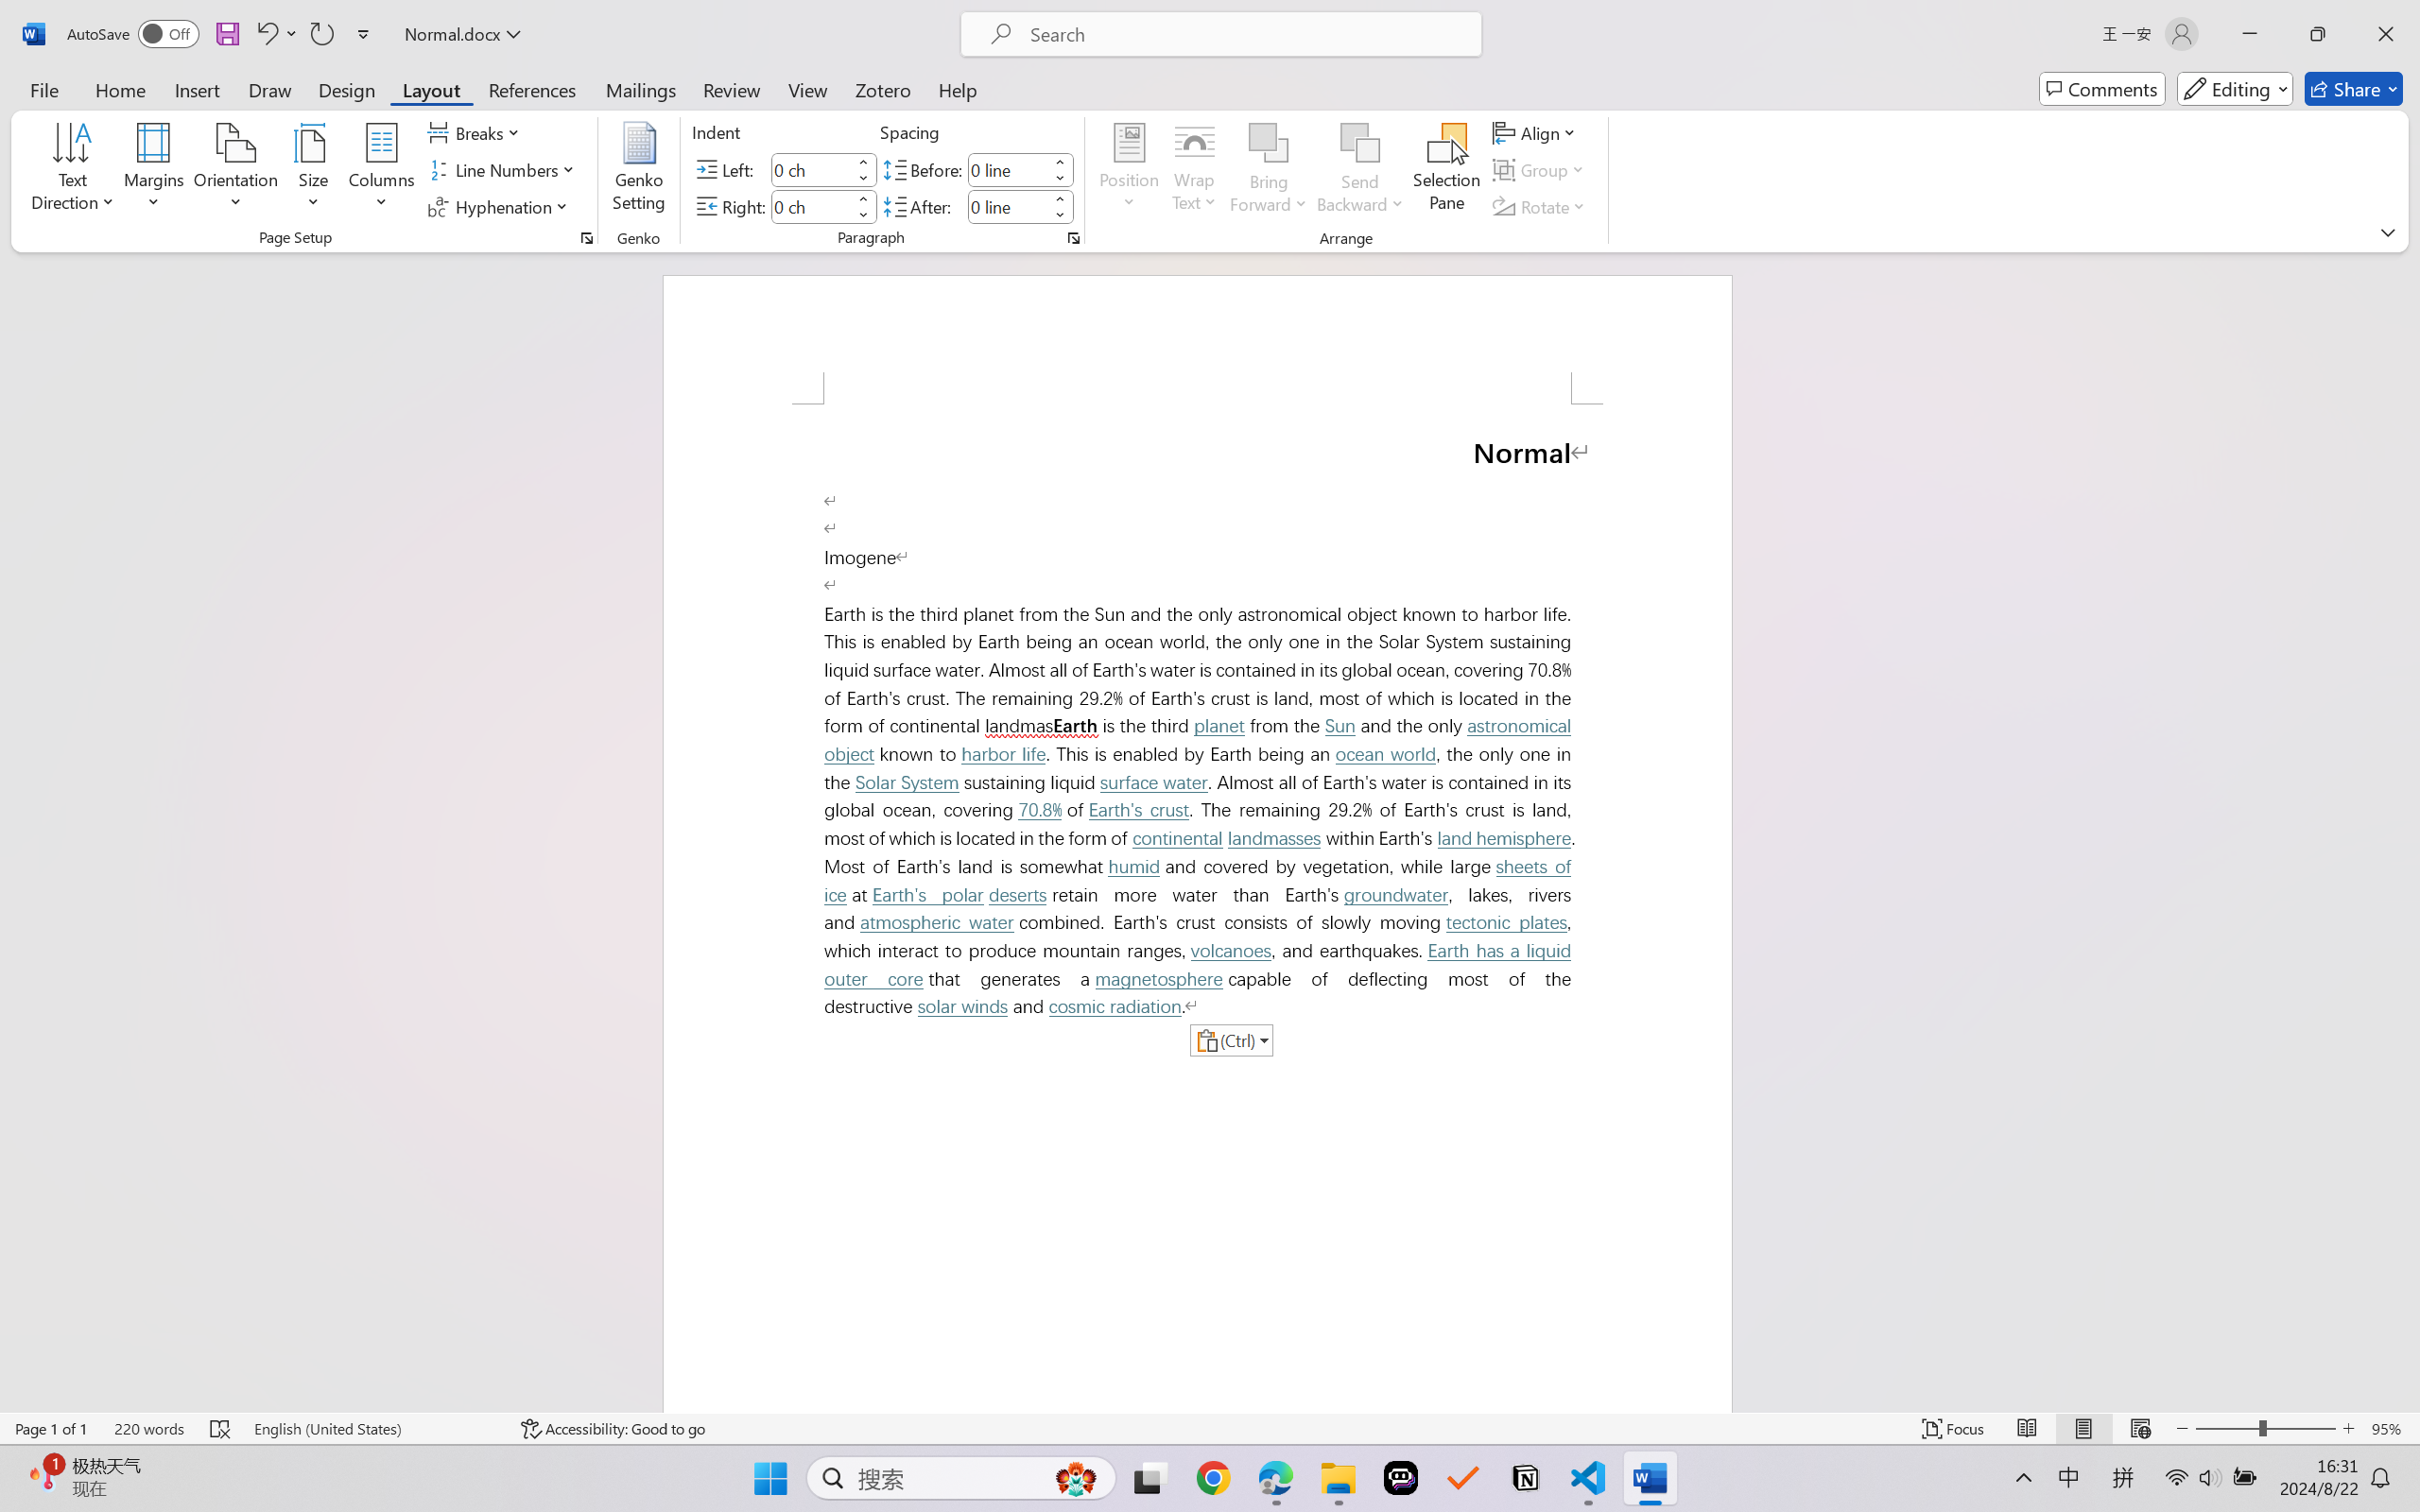  I want to click on 'Selection Pane...', so click(1445, 170).